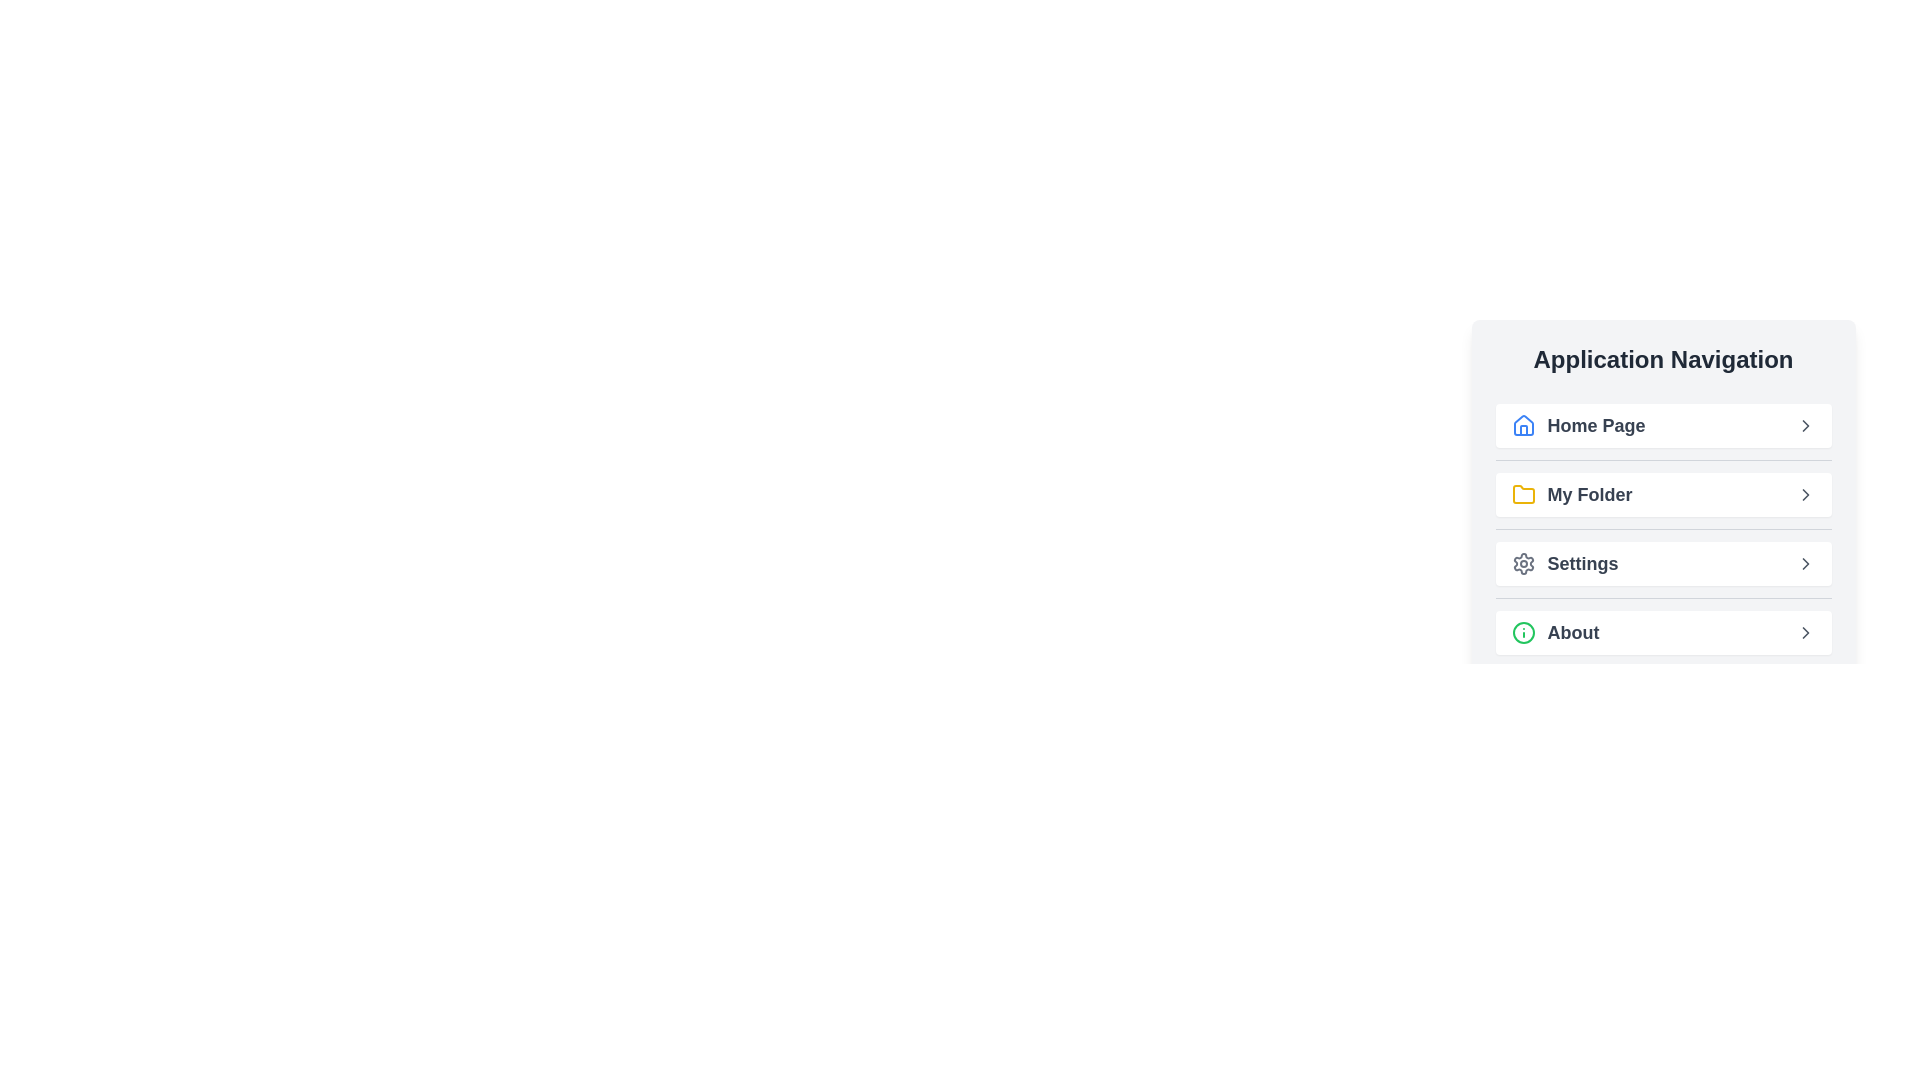 This screenshot has height=1080, width=1920. Describe the element at coordinates (1522, 424) in the screenshot. I see `the blue house icon located next to the 'Home Page' text in the 'Application Navigation' section` at that location.